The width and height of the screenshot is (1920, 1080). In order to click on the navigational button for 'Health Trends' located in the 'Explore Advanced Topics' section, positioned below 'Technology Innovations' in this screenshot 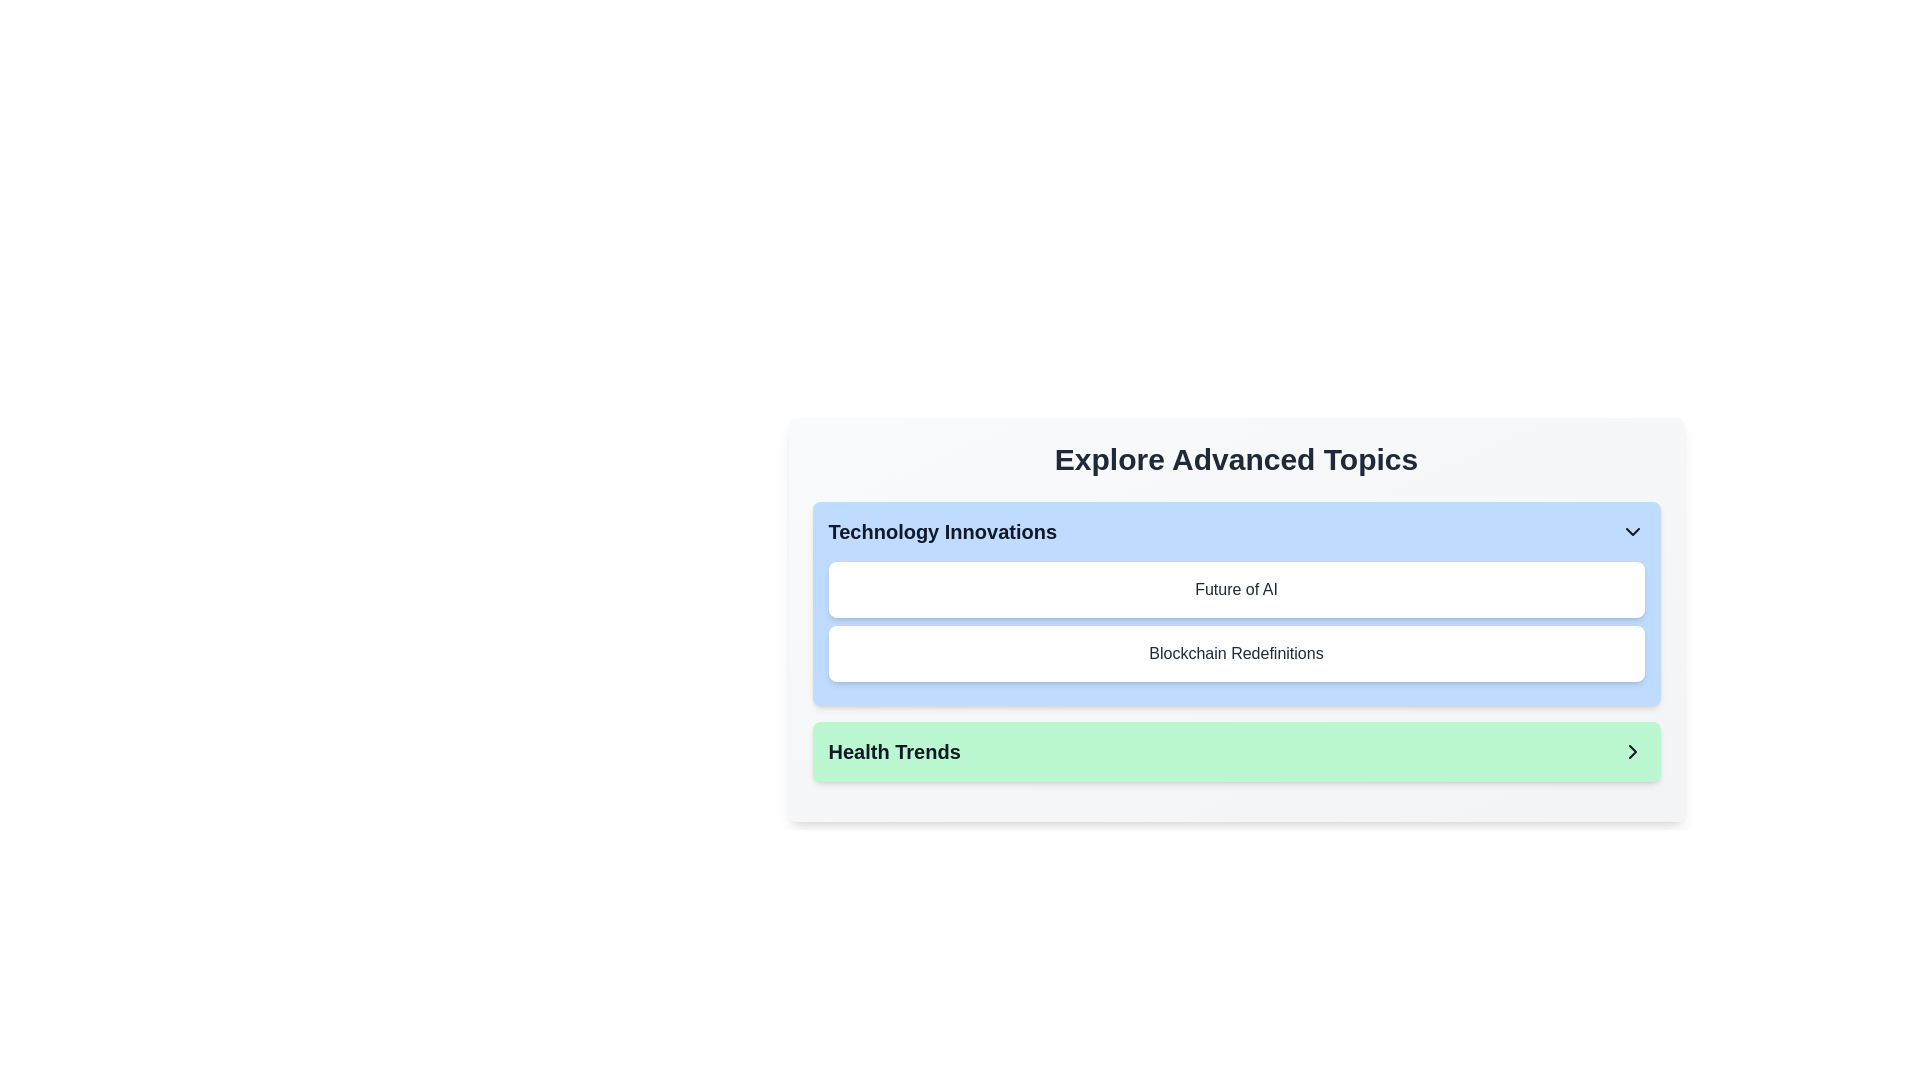, I will do `click(1235, 752)`.